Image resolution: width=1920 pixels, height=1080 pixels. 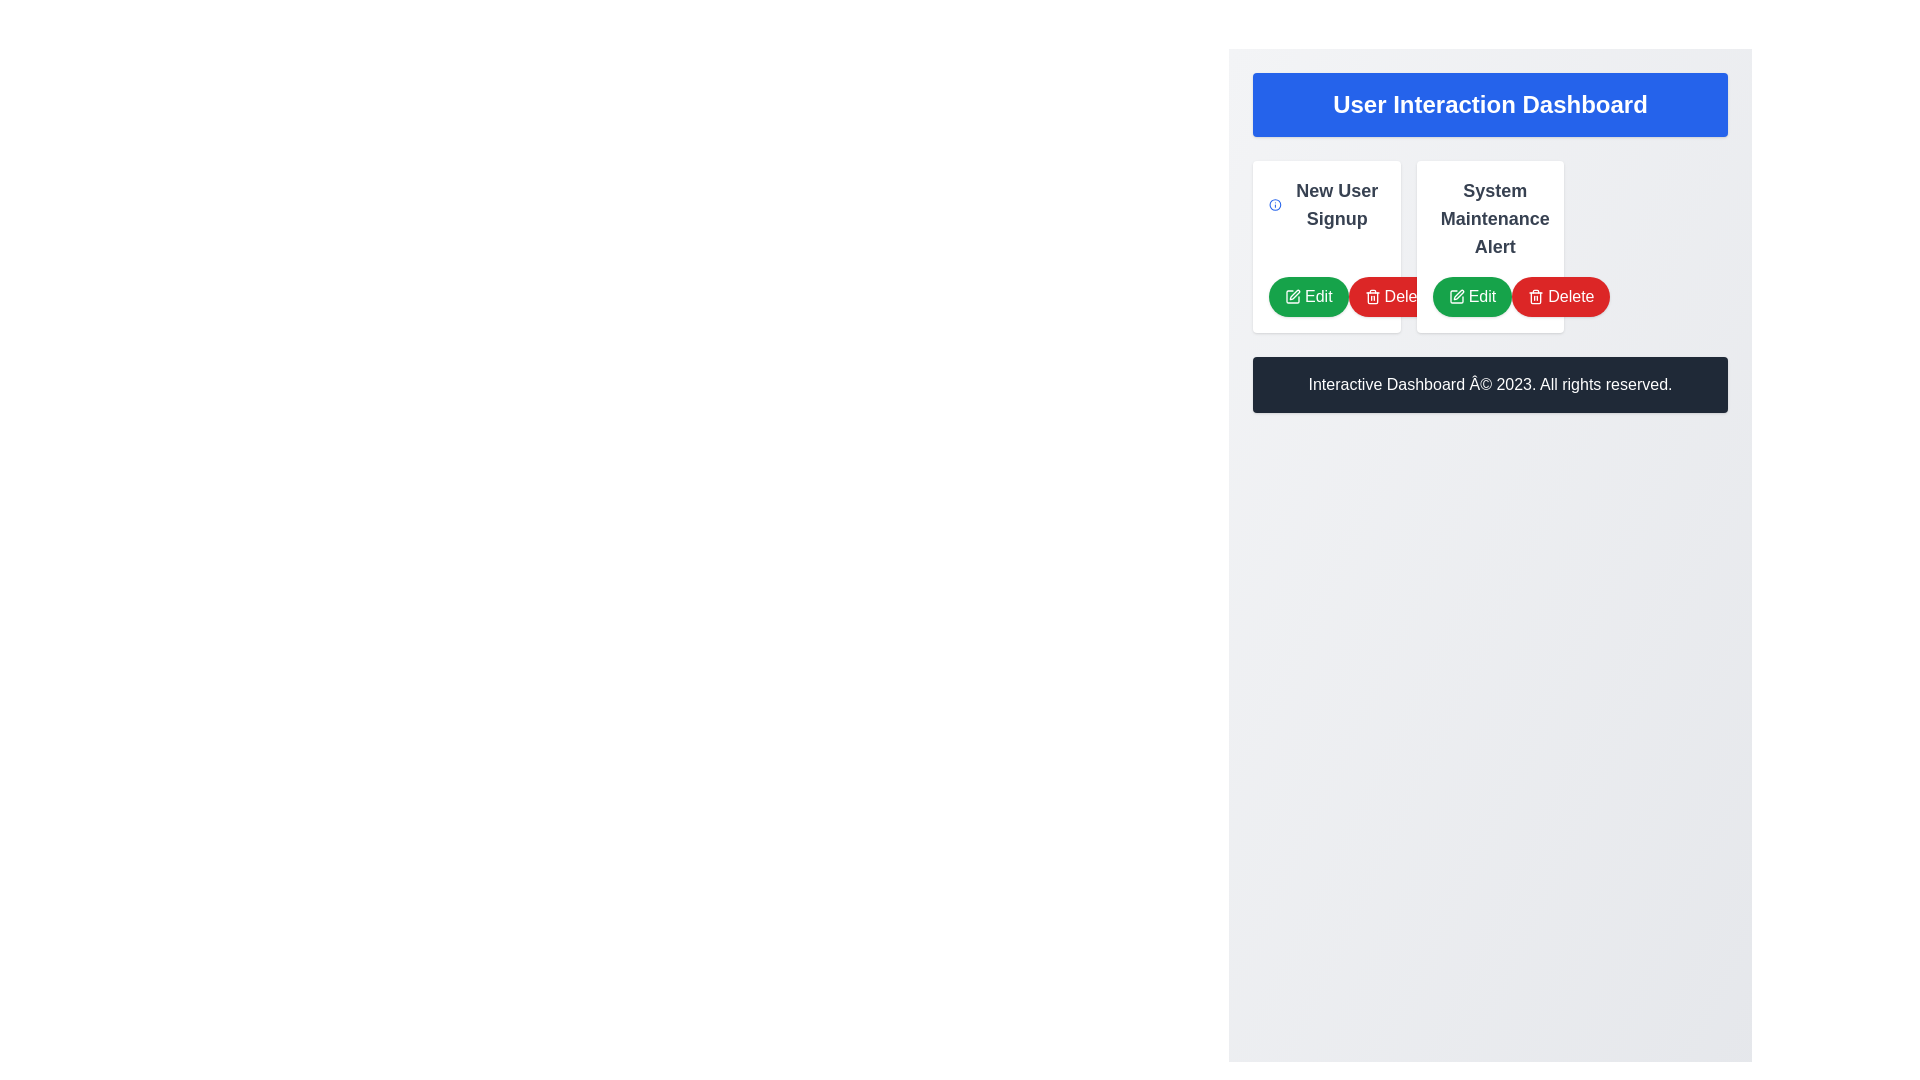 I want to click on the red trash icon within the 'Delete' button located at the bottom-right of the 'New User Signup' card, so click(x=1371, y=297).